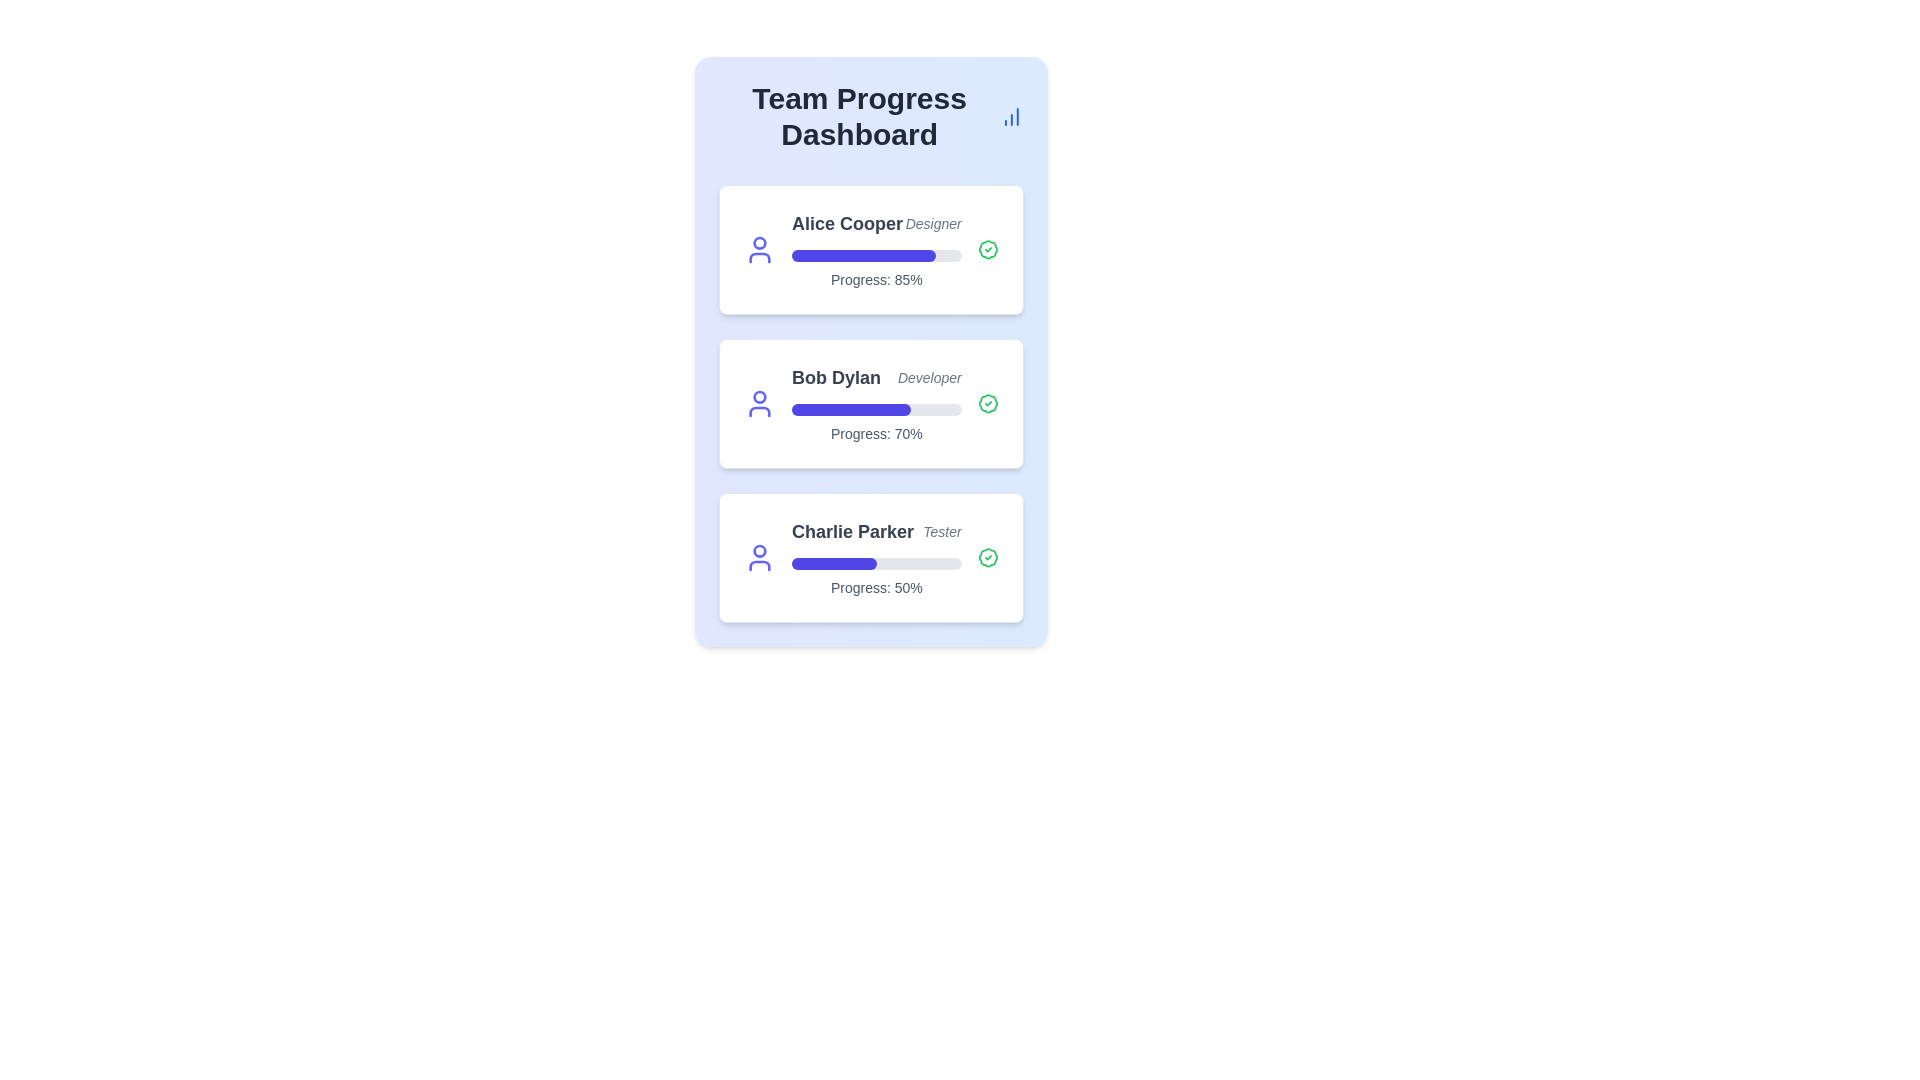 This screenshot has height=1080, width=1920. I want to click on the graphical status icon located on the right side of the progress section within the second card from the top in the vertical list of user progress displays, so click(988, 249).